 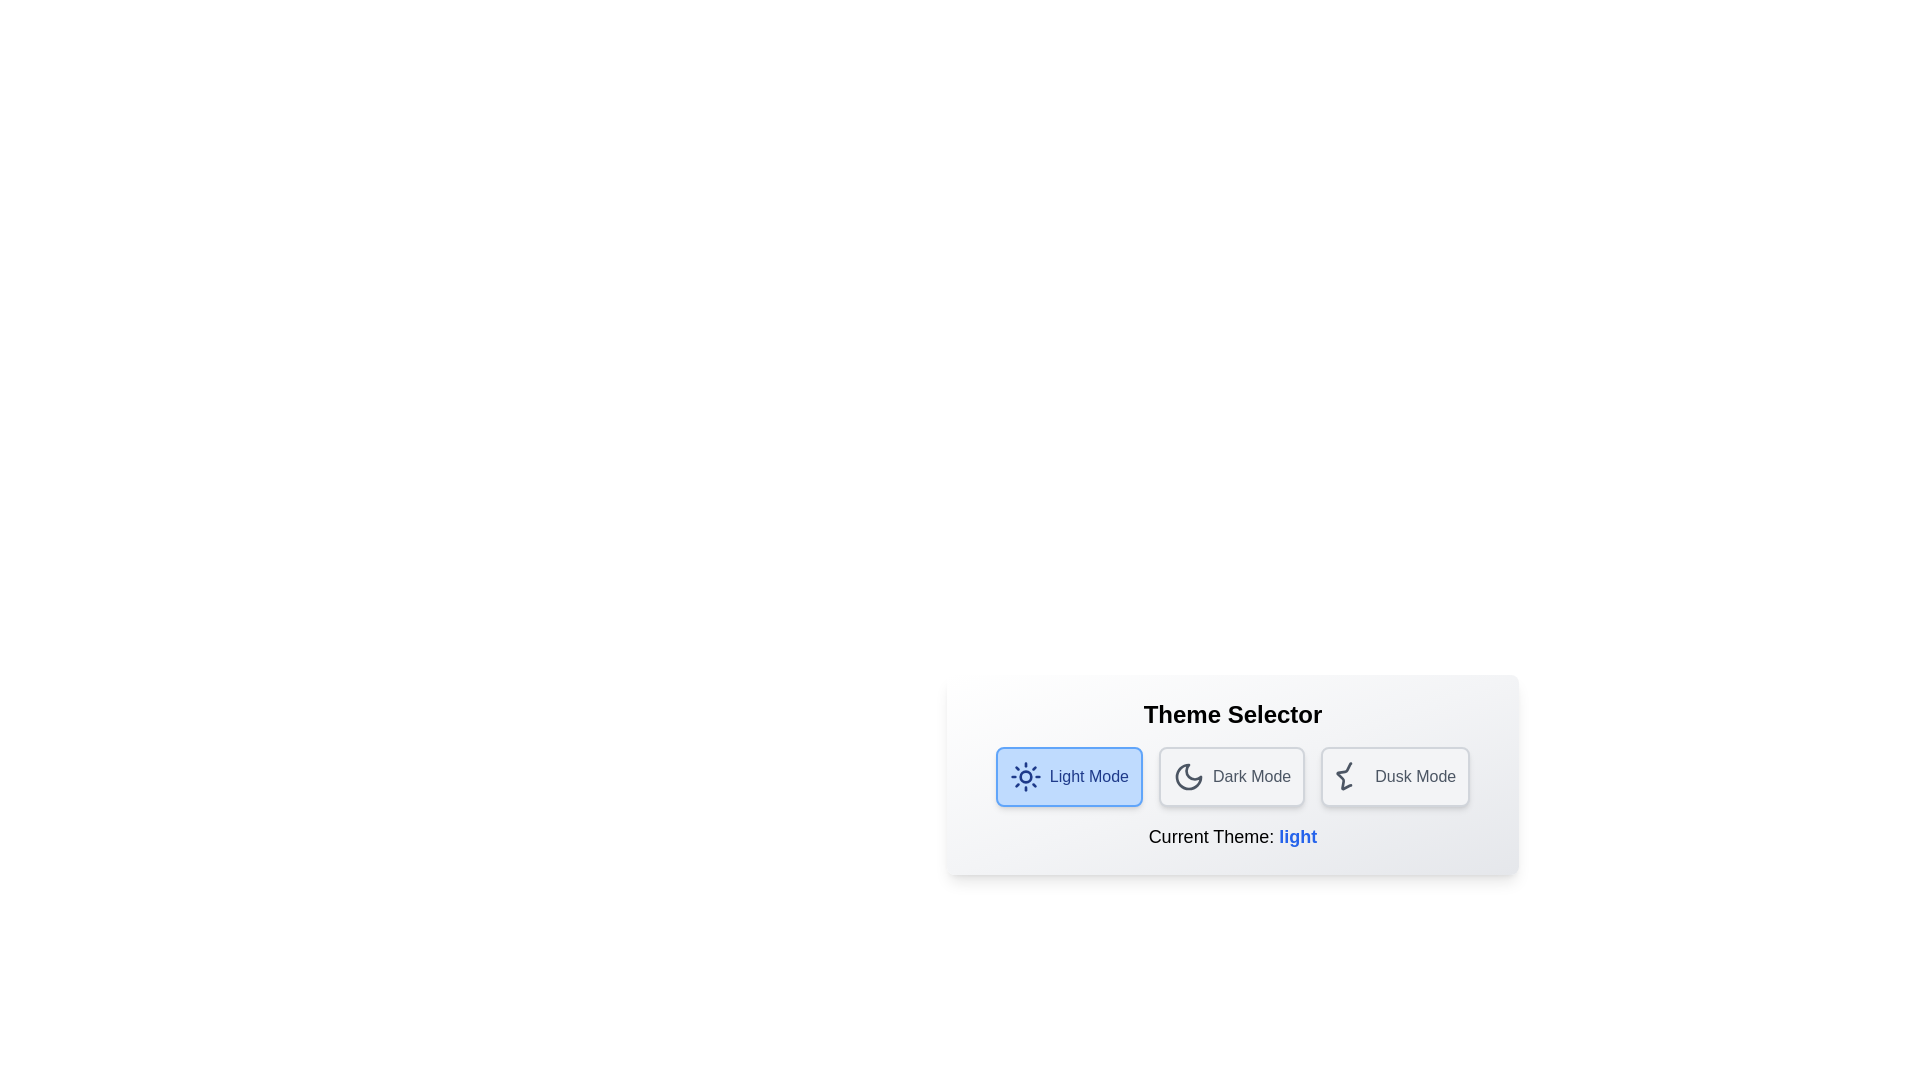 I want to click on the theme button for Dusk Mode, so click(x=1394, y=775).